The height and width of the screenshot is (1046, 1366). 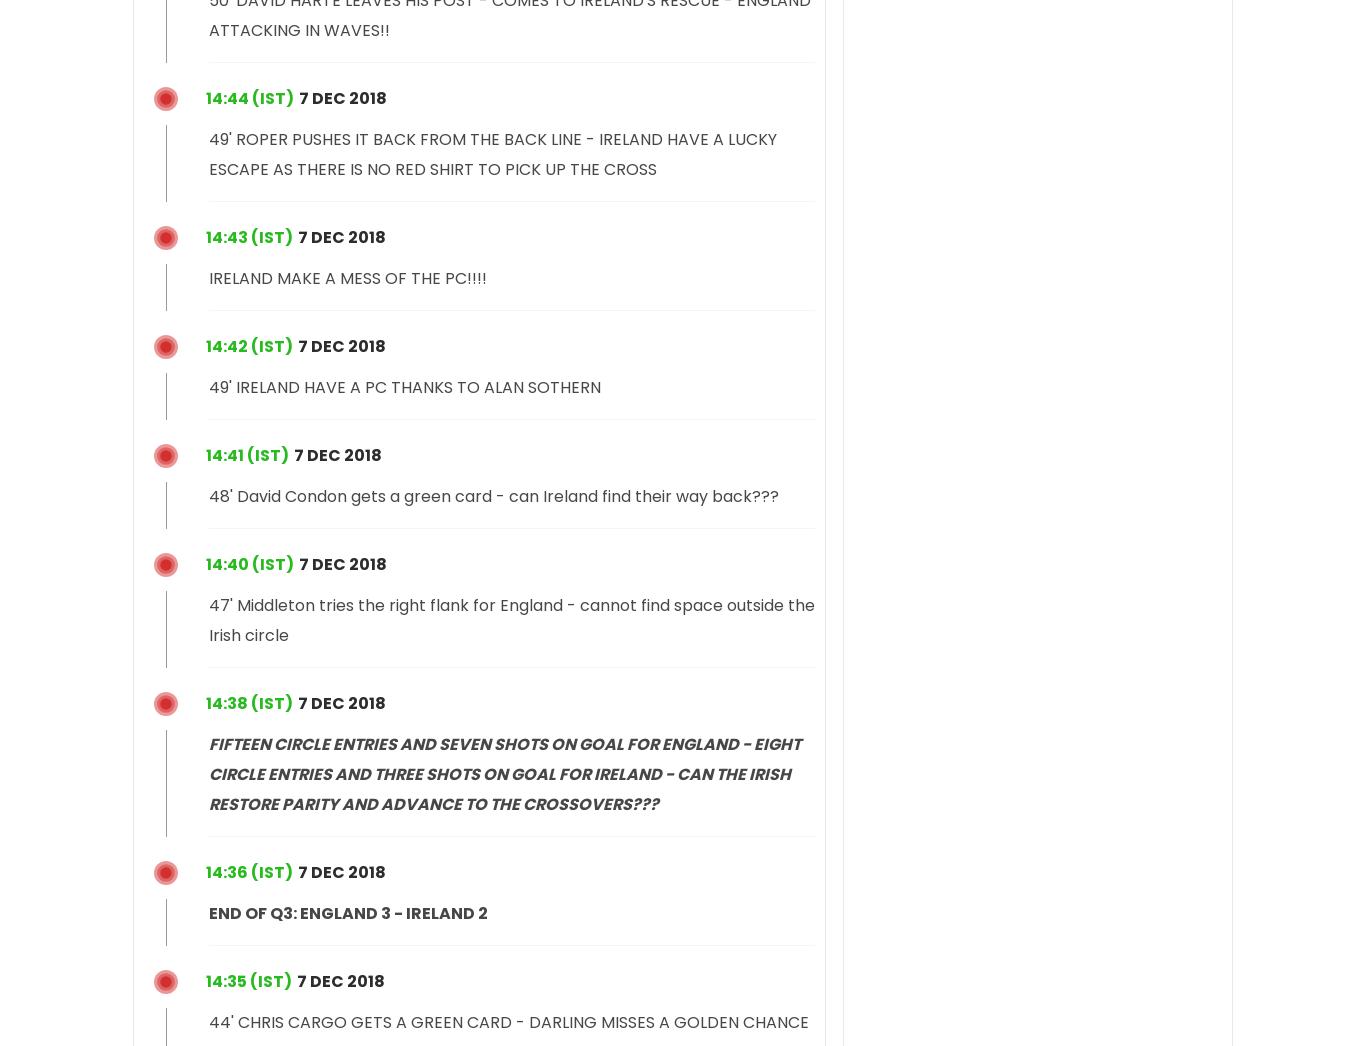 What do you see at coordinates (246, 453) in the screenshot?
I see `'20:11 (IST)'` at bounding box center [246, 453].